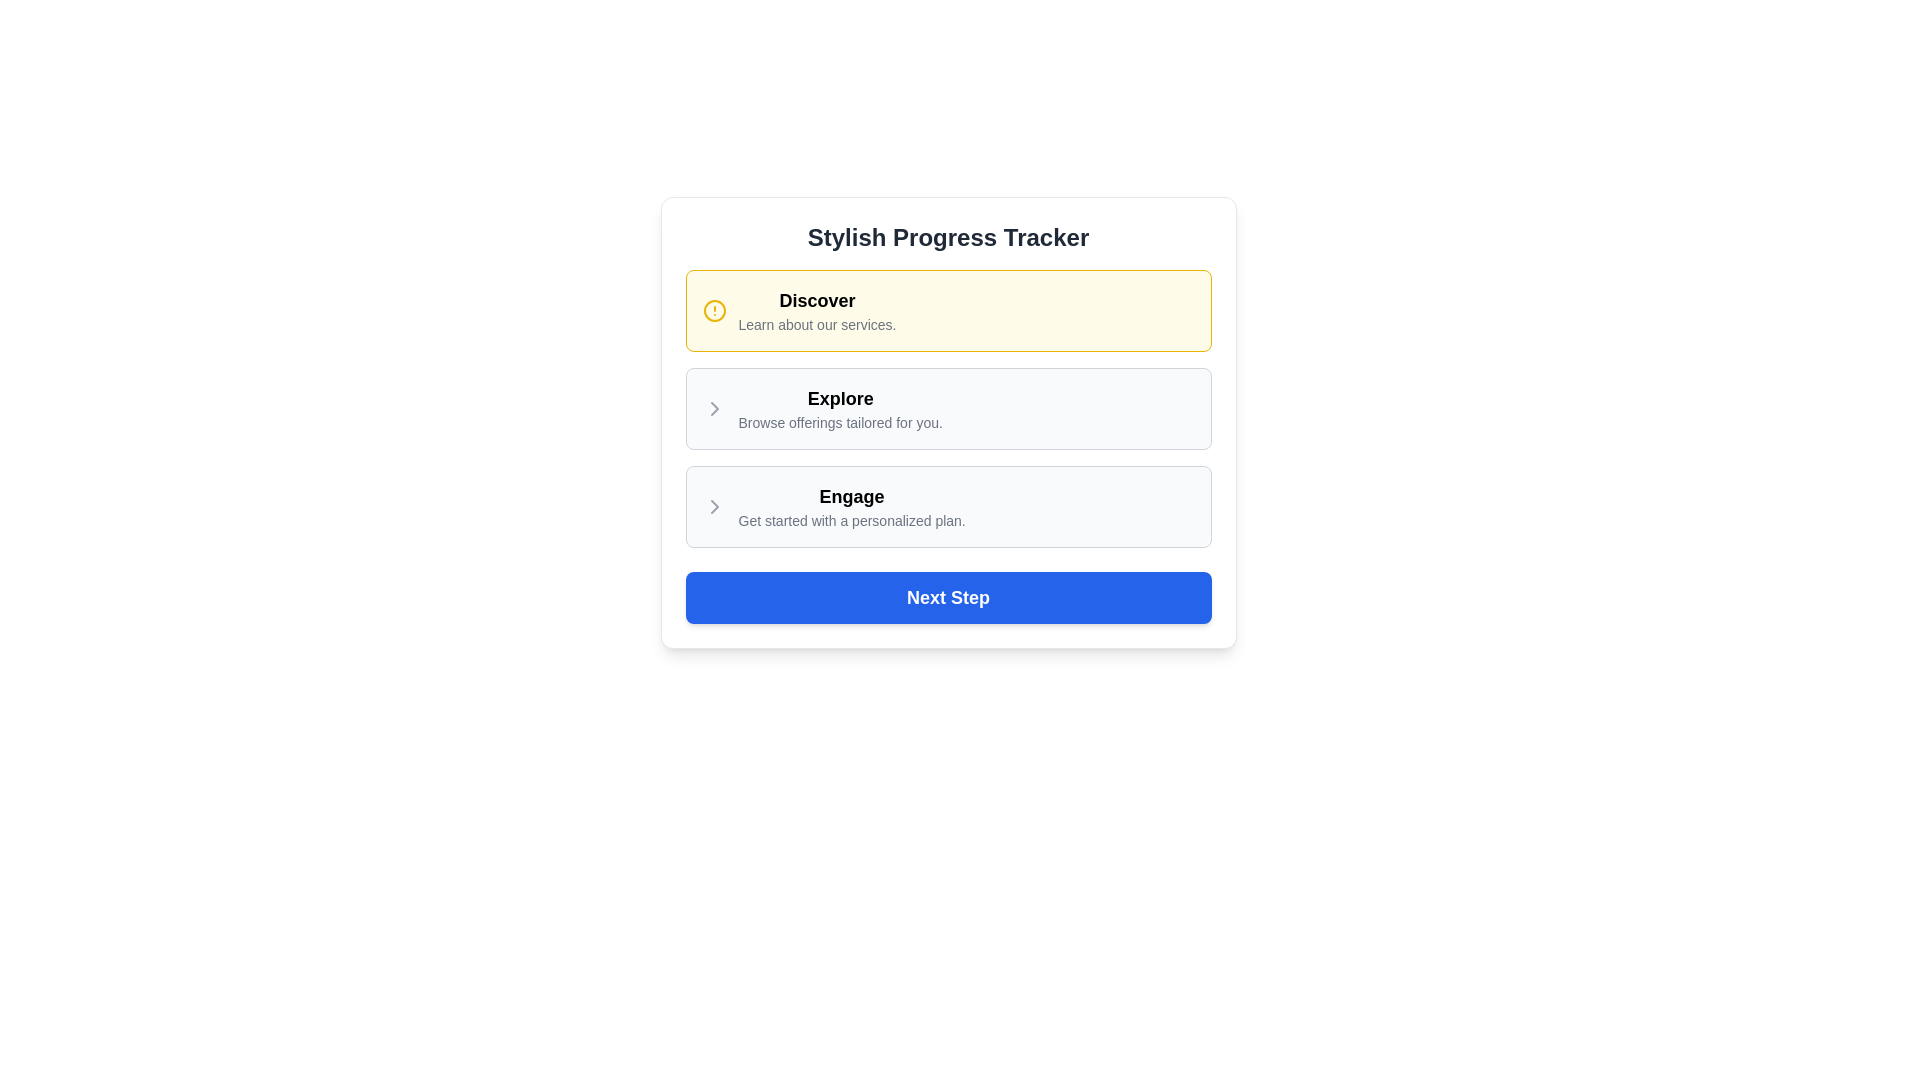 This screenshot has height=1080, width=1920. I want to click on the bold, black-colored text displaying the word 'Explore' at the top of the Stylish Progress Tracker interface, so click(840, 398).